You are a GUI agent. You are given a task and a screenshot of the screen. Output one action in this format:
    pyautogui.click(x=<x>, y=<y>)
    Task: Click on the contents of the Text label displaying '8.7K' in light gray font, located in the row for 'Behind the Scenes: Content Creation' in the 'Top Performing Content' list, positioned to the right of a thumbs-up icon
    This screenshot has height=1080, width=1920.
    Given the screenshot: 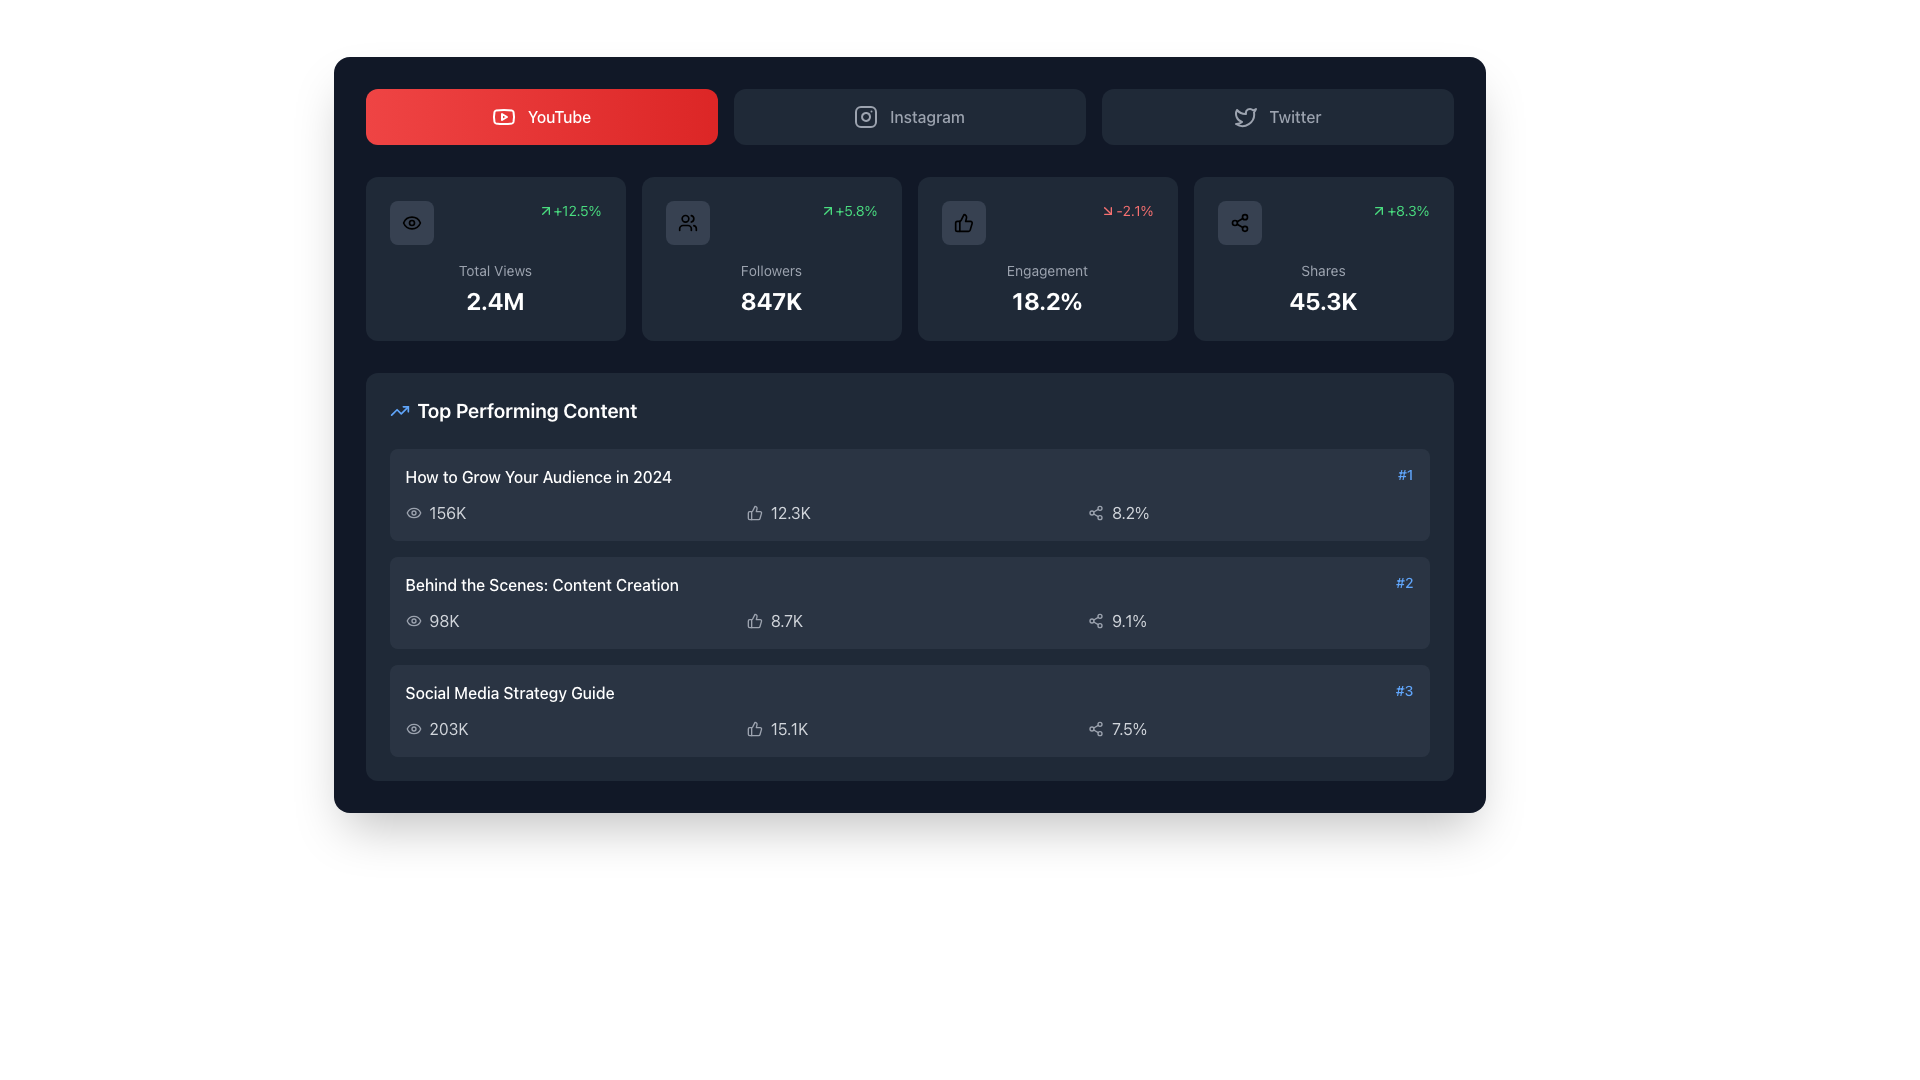 What is the action you would take?
    pyautogui.click(x=786, y=620)
    